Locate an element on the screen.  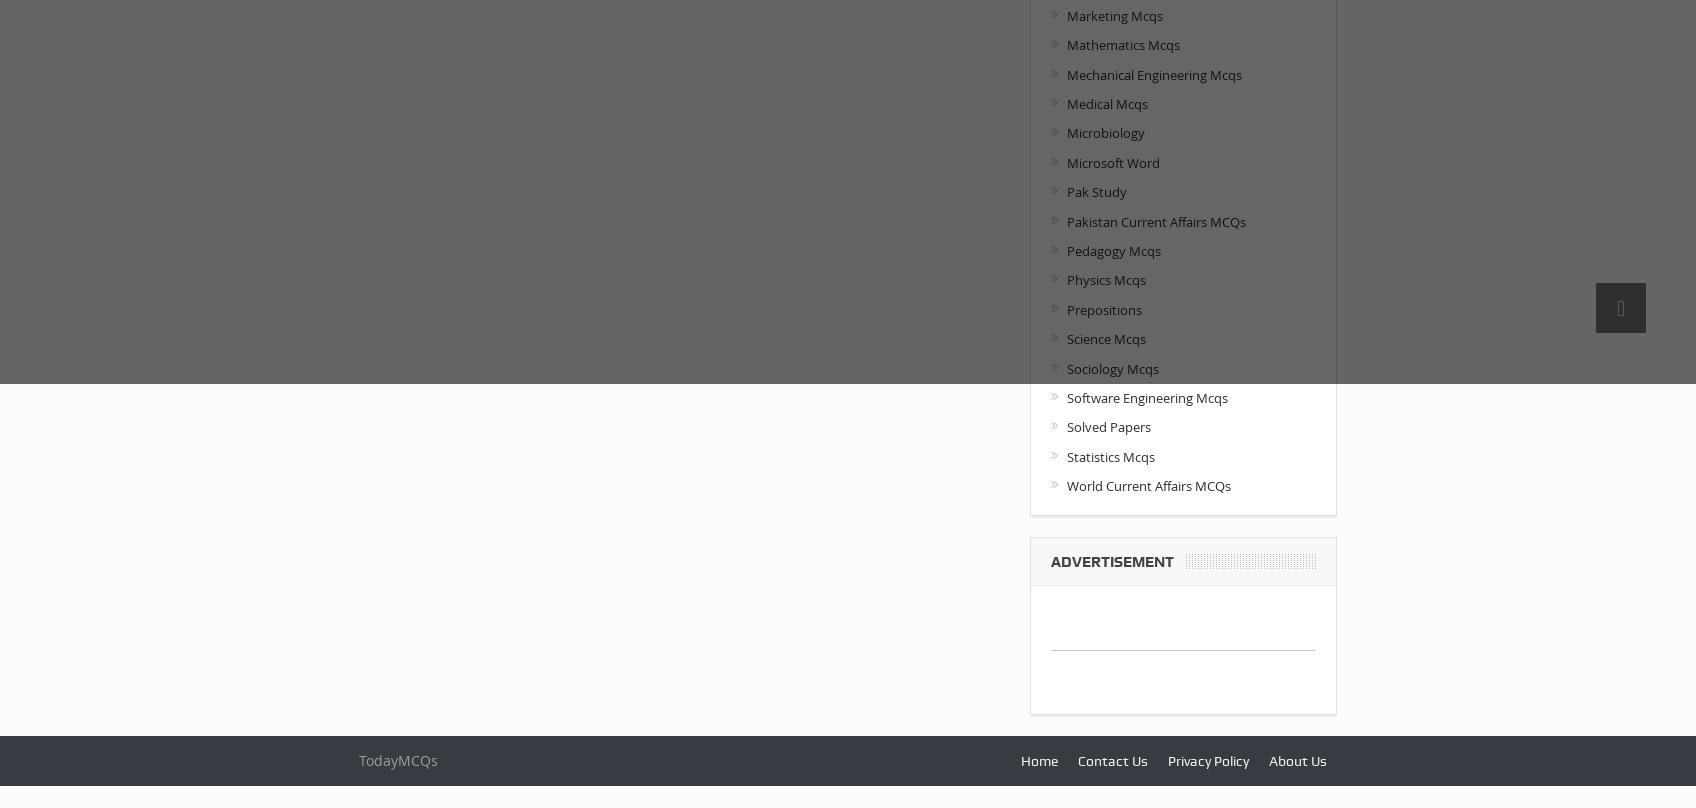
'Prepositions' is located at coordinates (1103, 307).